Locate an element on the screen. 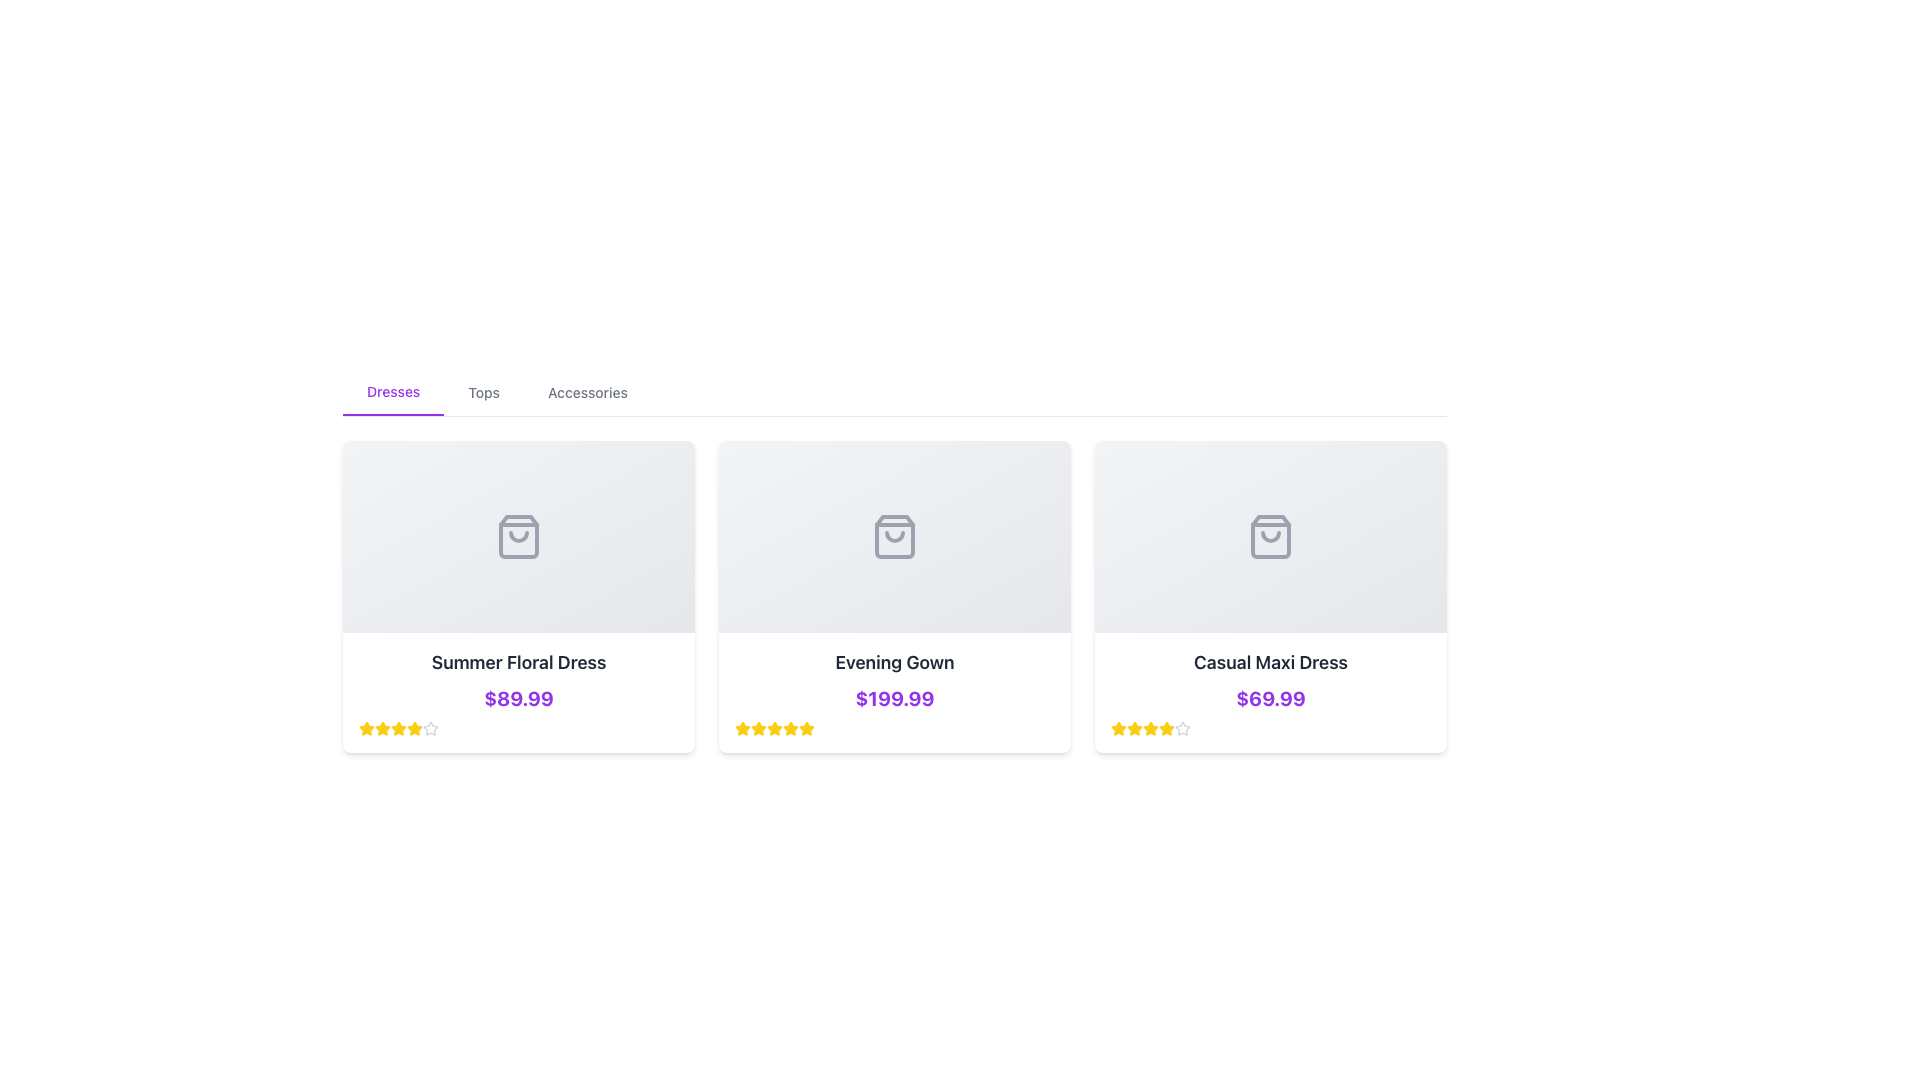 The width and height of the screenshot is (1920, 1080). the fourth yellow star icon in the rating indicator for the product 'Casual Maxi Dress' is located at coordinates (1166, 728).